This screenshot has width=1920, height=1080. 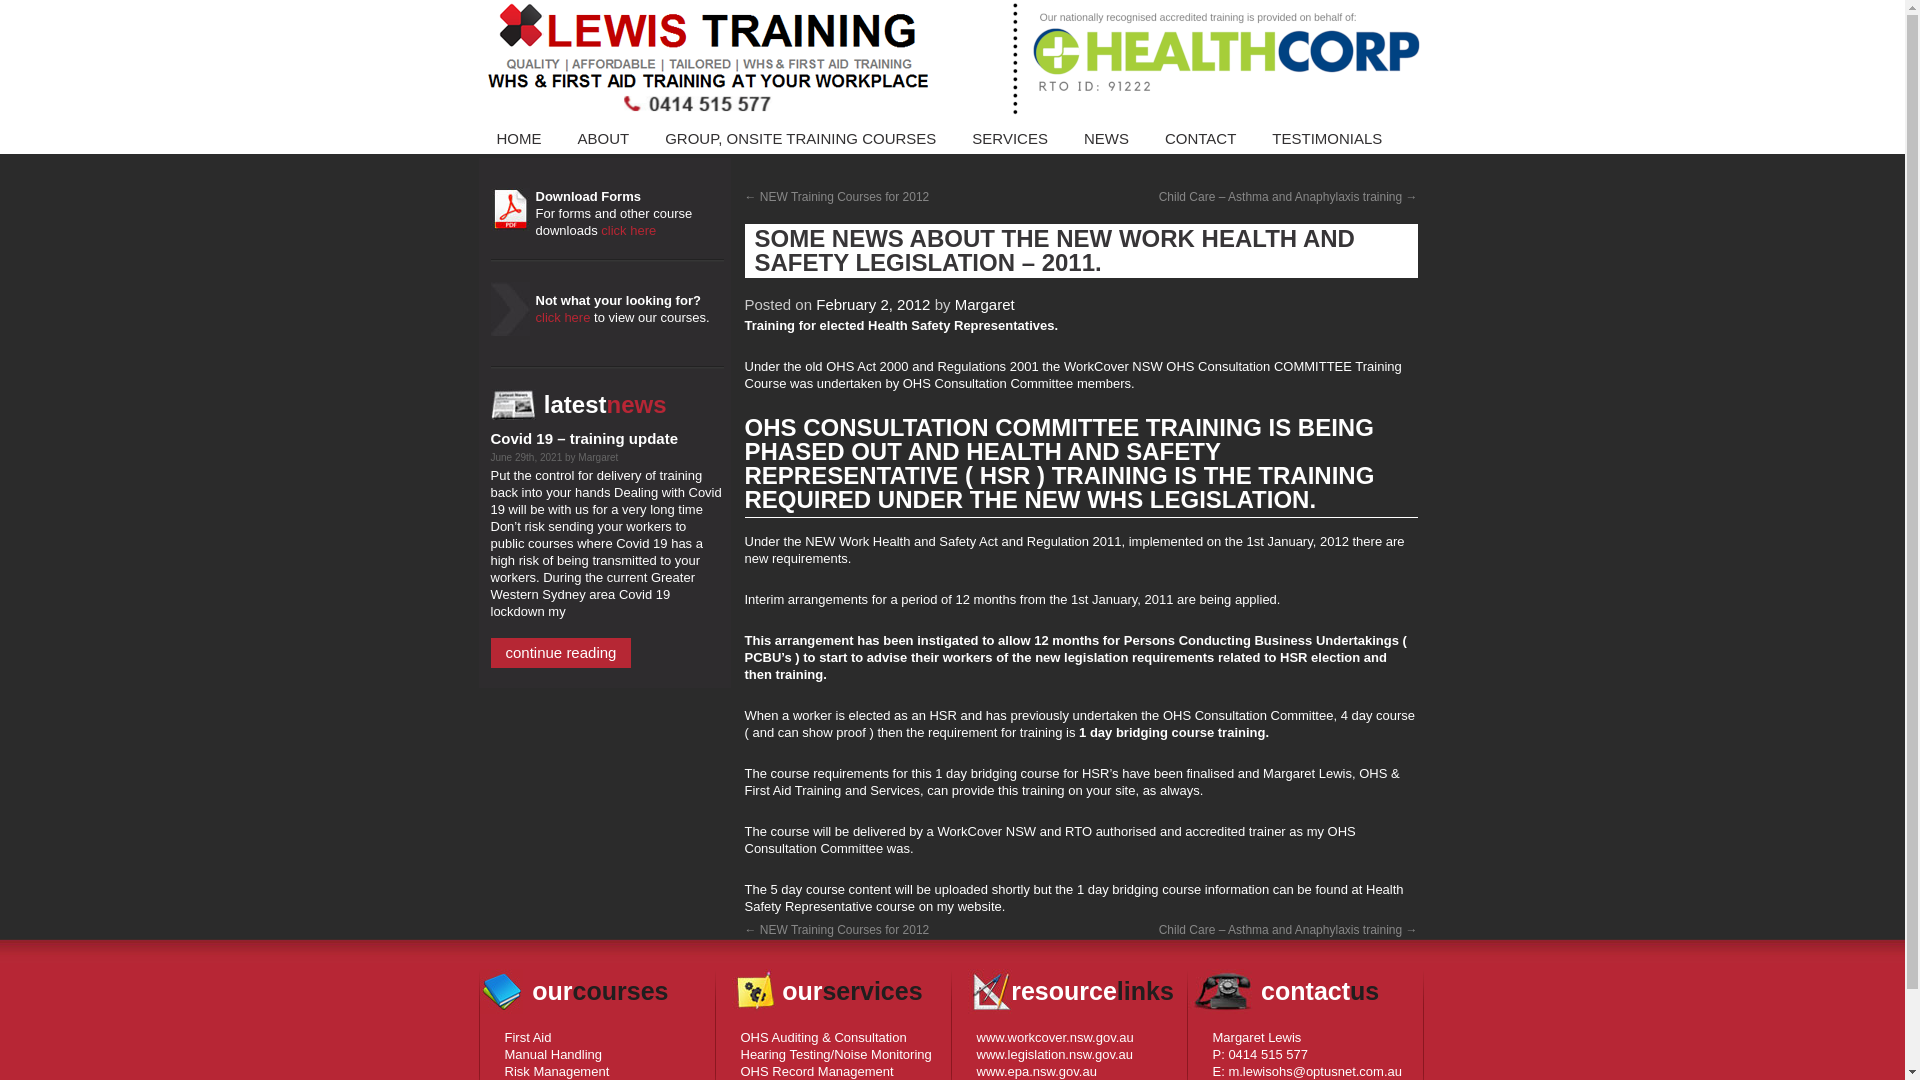 What do you see at coordinates (562, 316) in the screenshot?
I see `'click here'` at bounding box center [562, 316].